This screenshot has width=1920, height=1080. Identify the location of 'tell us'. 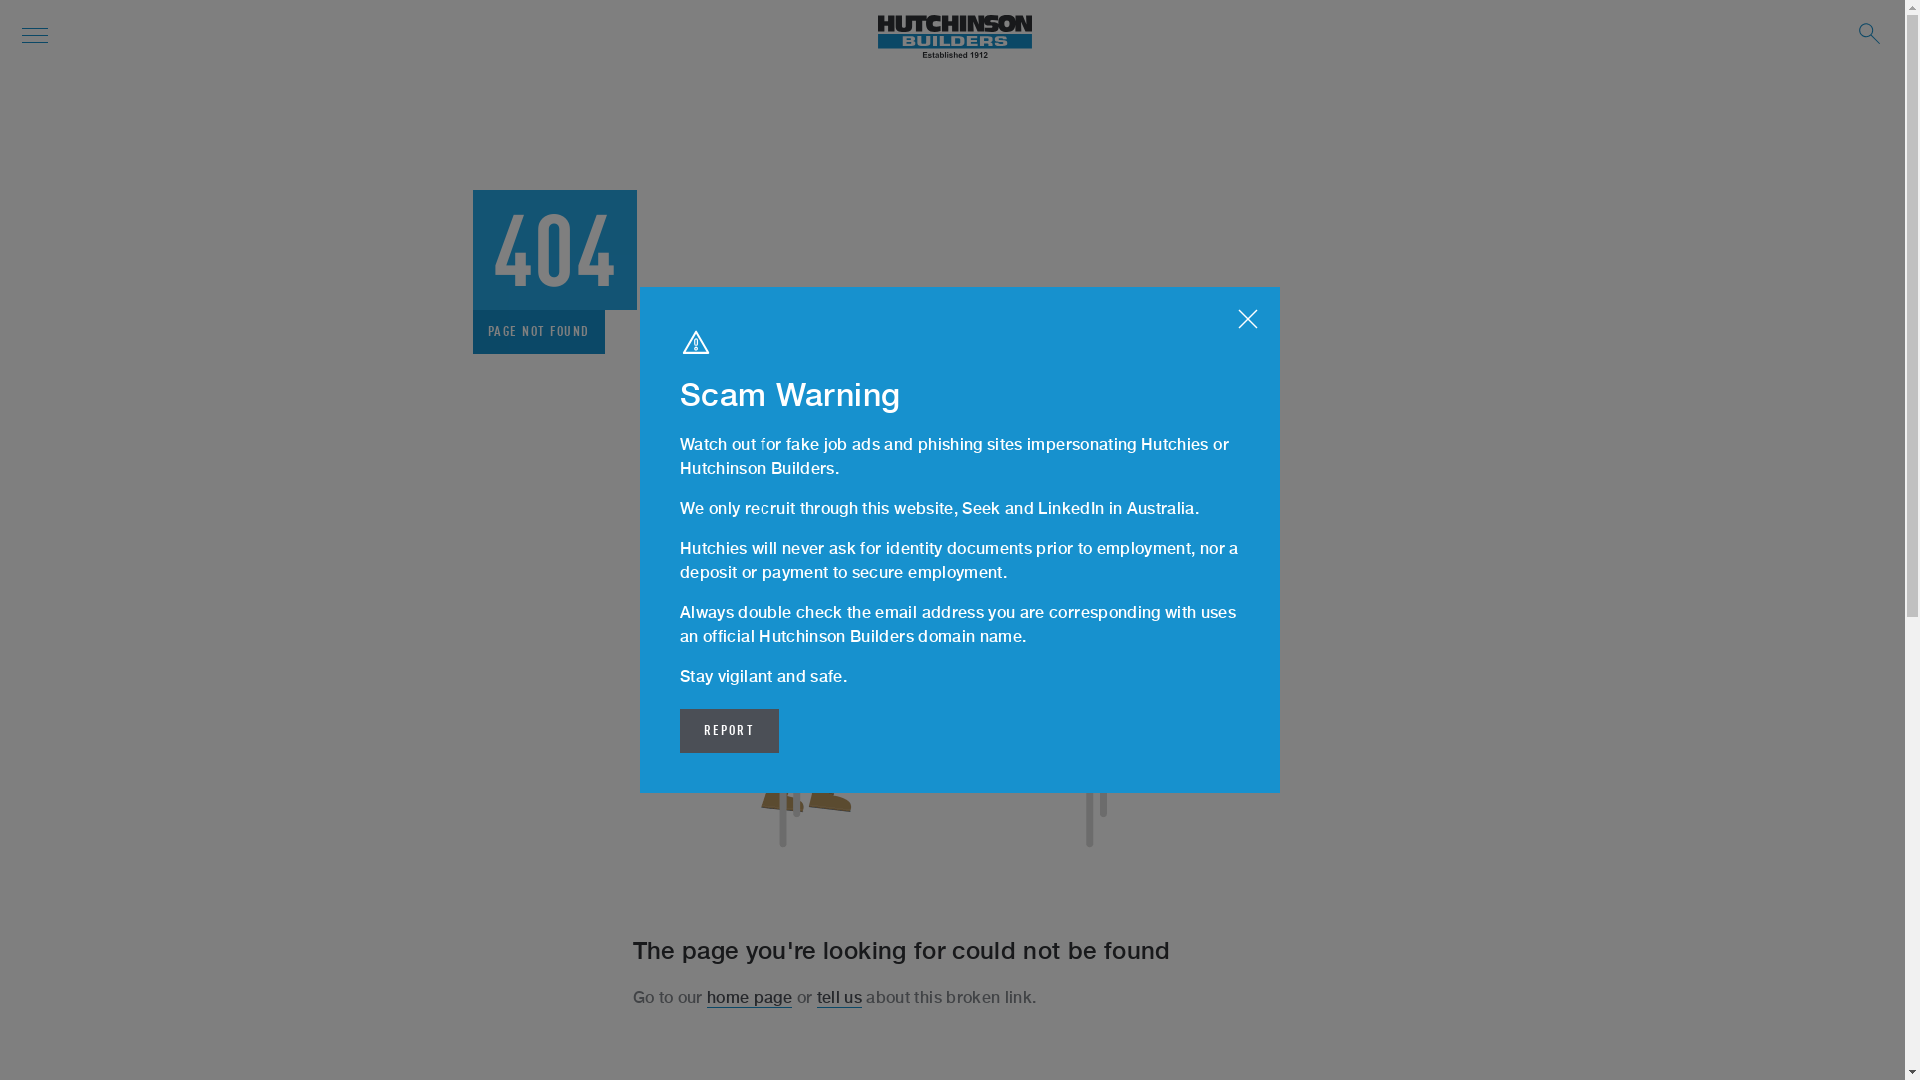
(839, 998).